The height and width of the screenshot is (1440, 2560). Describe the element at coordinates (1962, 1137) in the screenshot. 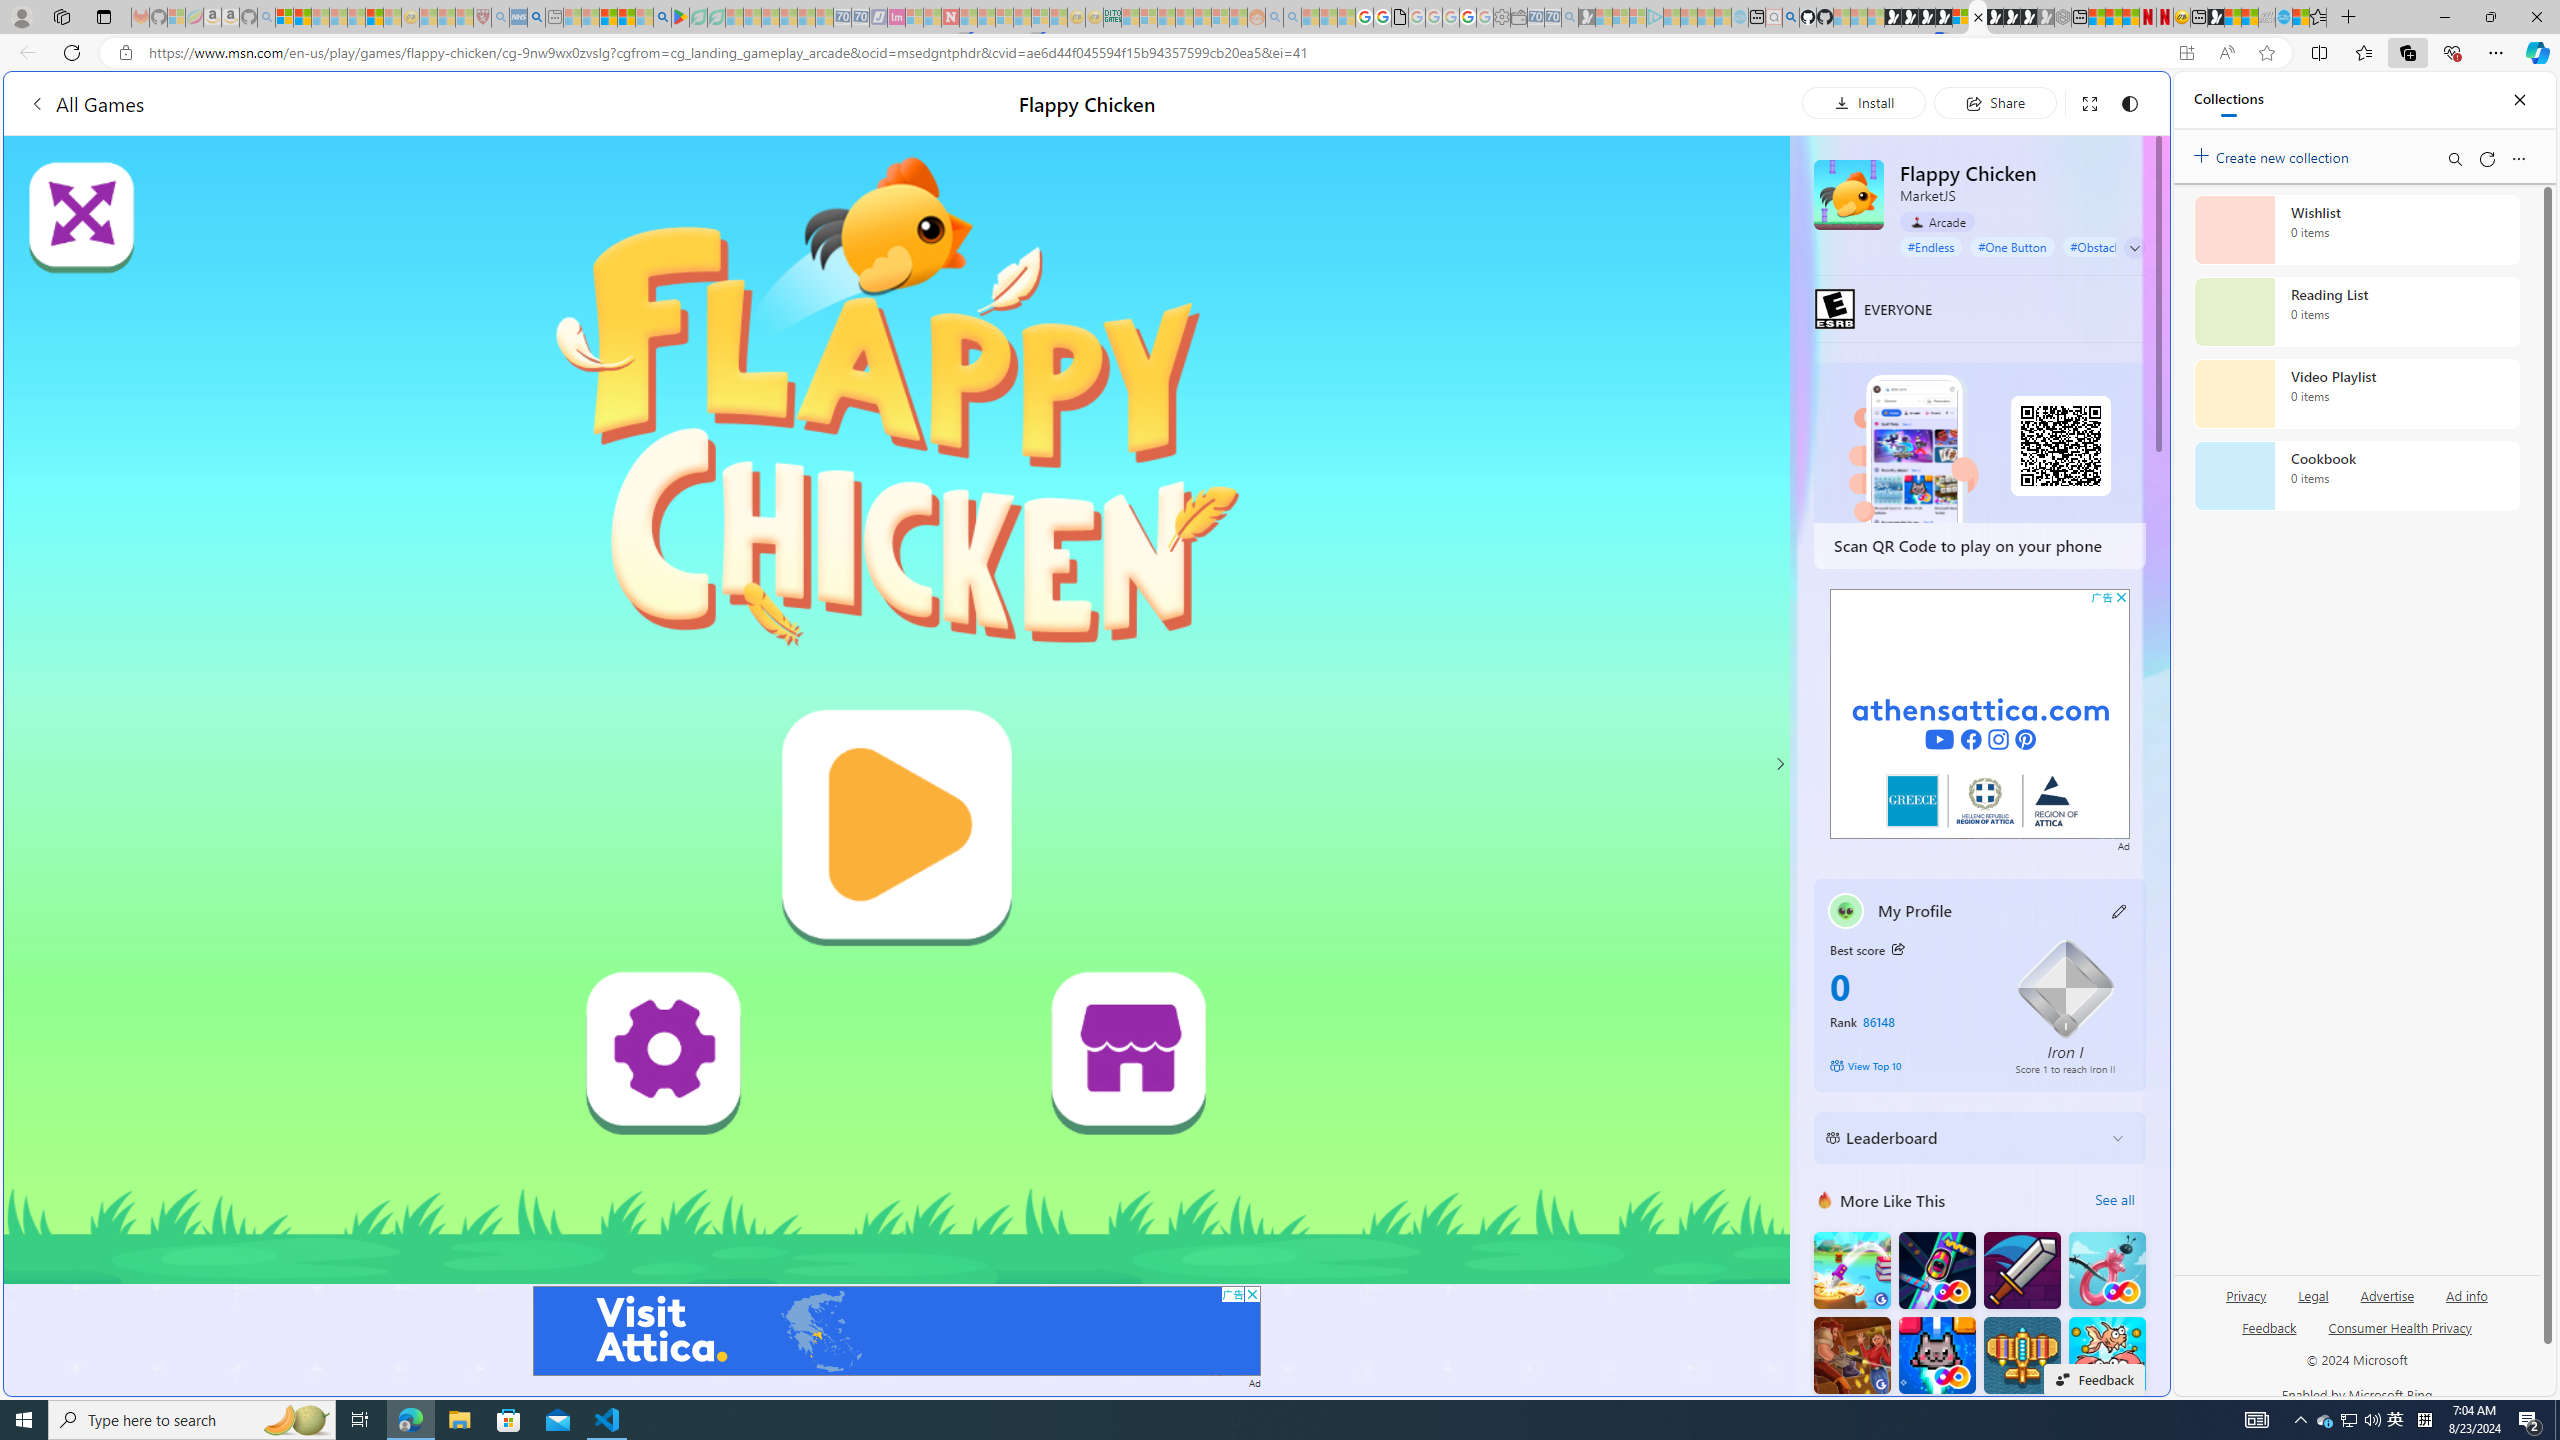

I see `'Leaderboard'` at that location.